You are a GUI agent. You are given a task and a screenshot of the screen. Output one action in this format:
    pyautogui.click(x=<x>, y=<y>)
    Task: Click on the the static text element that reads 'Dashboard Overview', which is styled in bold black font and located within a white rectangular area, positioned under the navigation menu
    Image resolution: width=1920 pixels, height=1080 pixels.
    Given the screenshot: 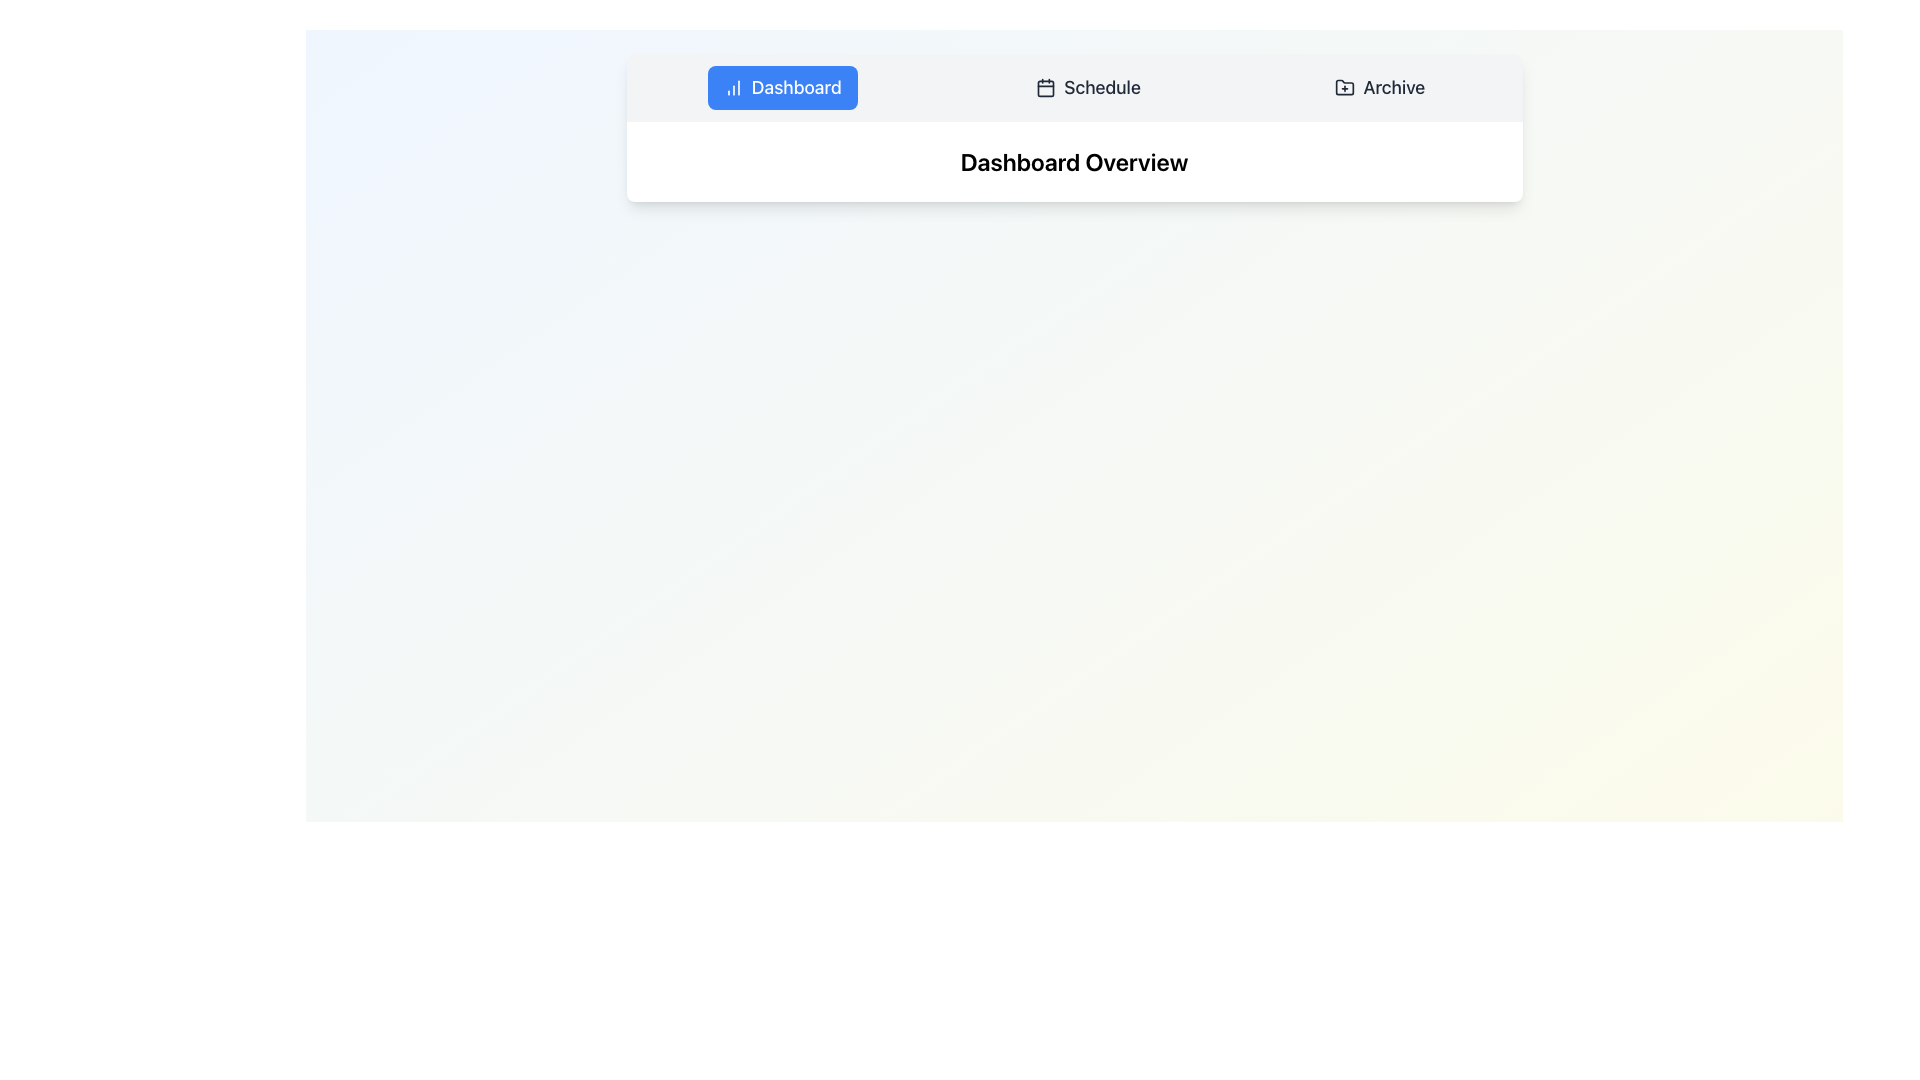 What is the action you would take?
    pyautogui.click(x=1073, y=161)
    